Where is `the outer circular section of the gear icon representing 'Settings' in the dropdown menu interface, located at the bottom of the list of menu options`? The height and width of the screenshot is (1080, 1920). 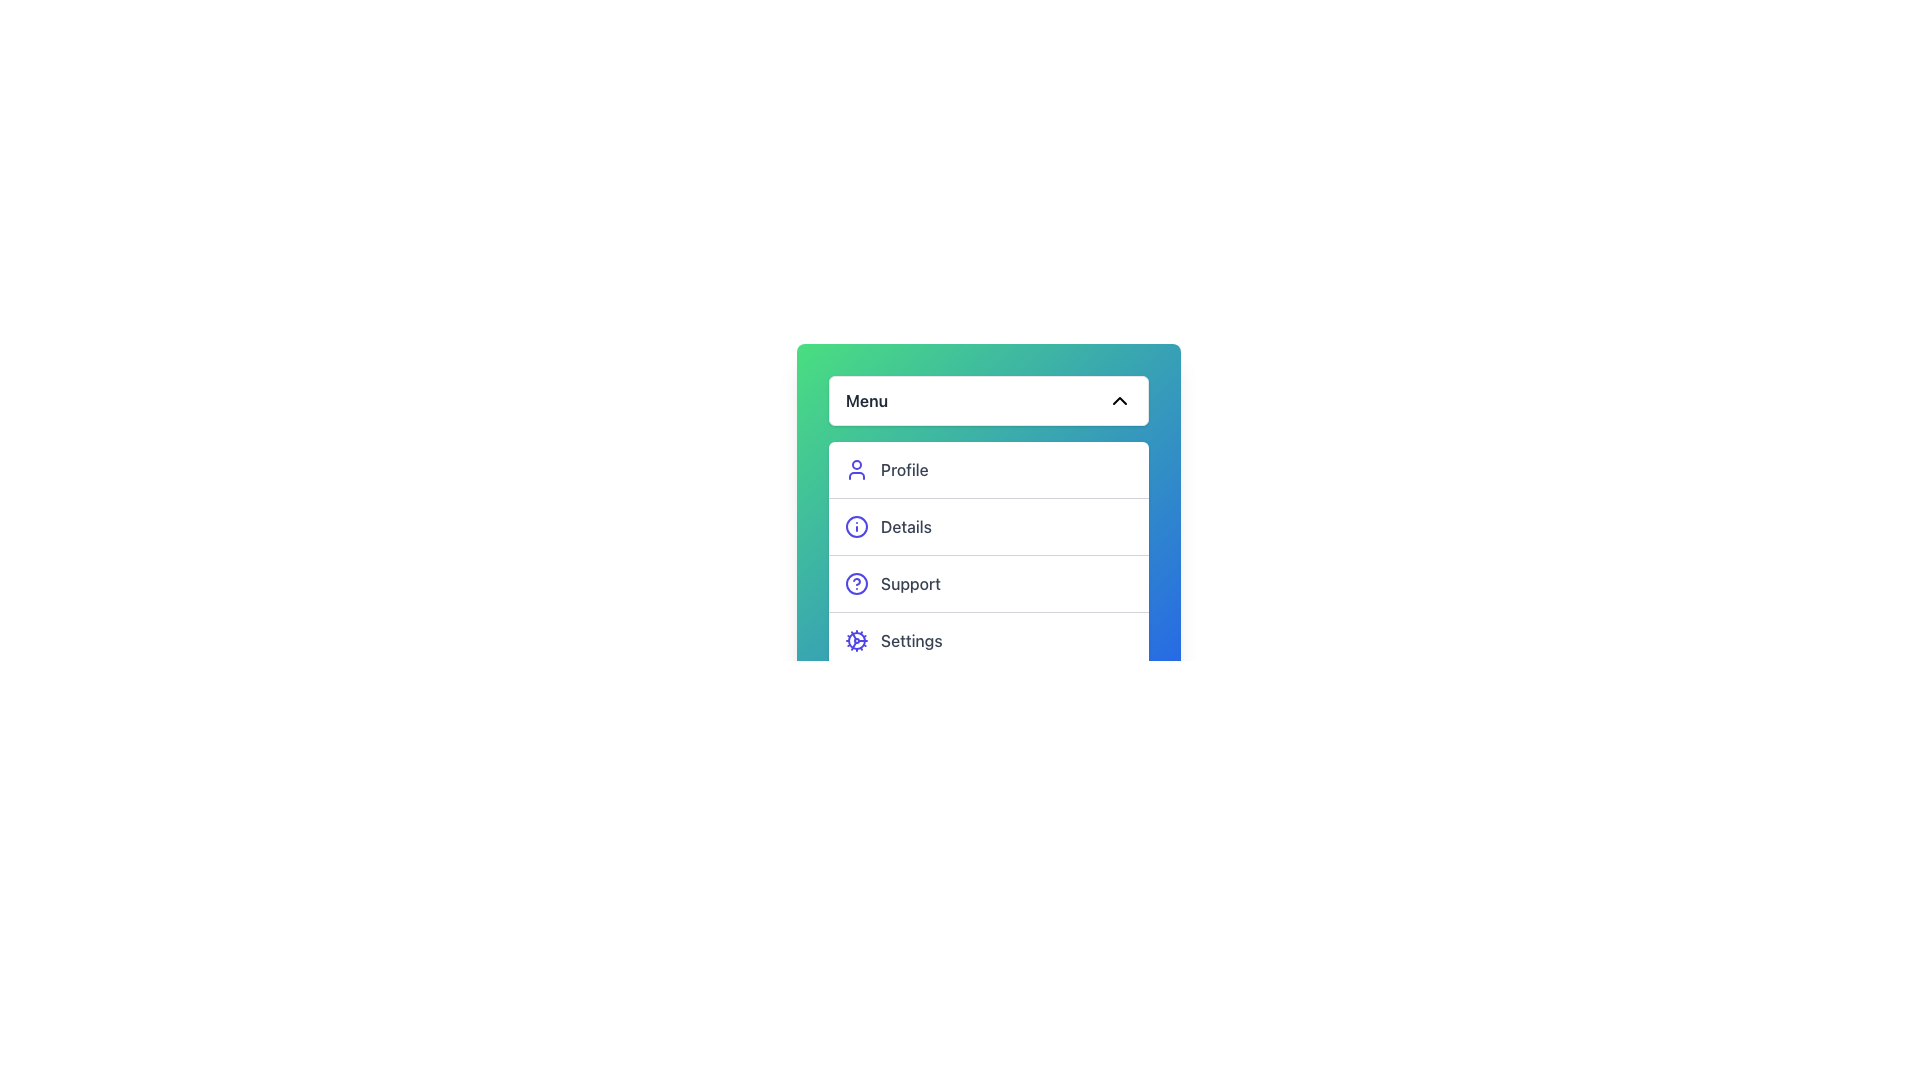
the outer circular section of the gear icon representing 'Settings' in the dropdown menu interface, located at the bottom of the list of menu options is located at coordinates (857, 640).